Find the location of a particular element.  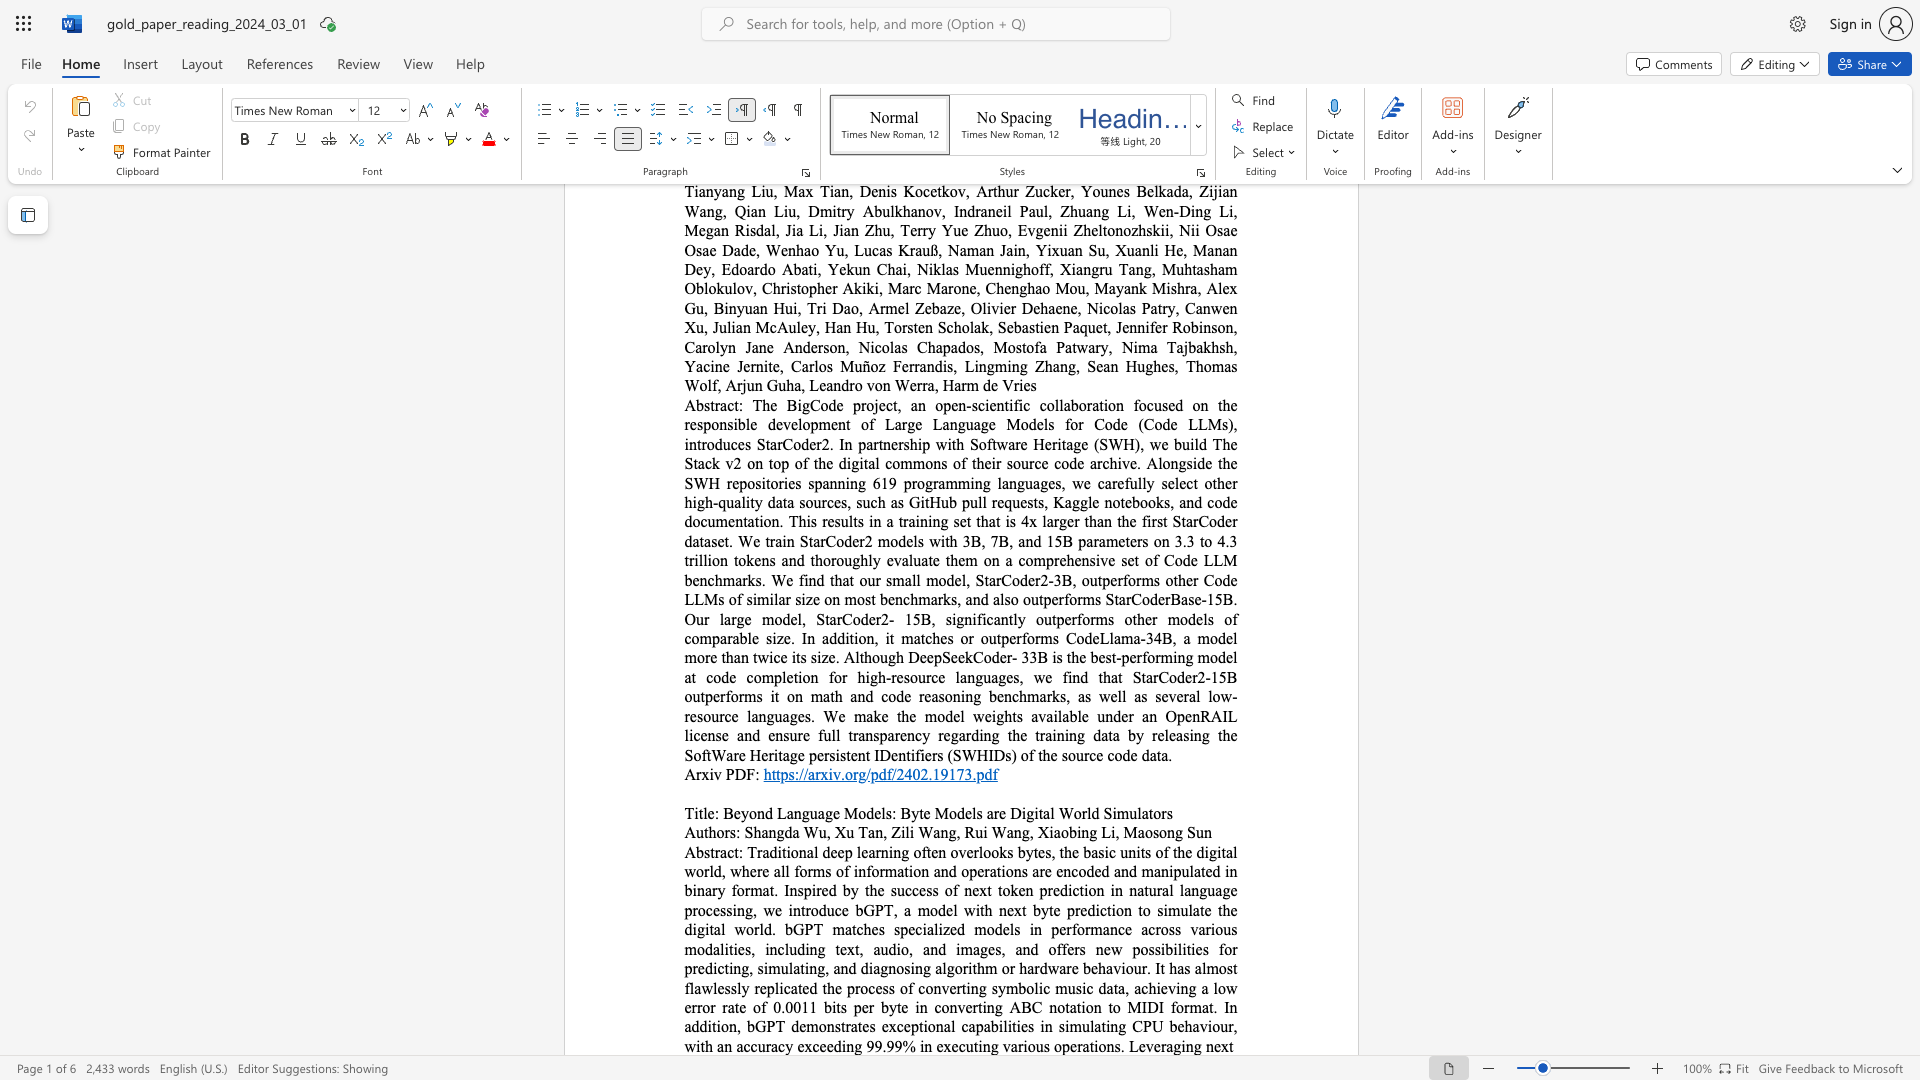

the subset text "te of 0.0011 bits per byte in converting ABC notation to MIDI format. In addition, bGPT demonstrates exceptional capabilities in simula" within the text "replicated the process of converting symbolic music data, achieving a low error rate of 0.0011 bits per byte in converting ABC notation to MIDI format. In addition, bGPT demonstrates exceptional capabilities in simulating CPU behaviour, with an accuracy exceeding 99.99% in executing various operations. Leveraging next" is located at coordinates (733, 1007).